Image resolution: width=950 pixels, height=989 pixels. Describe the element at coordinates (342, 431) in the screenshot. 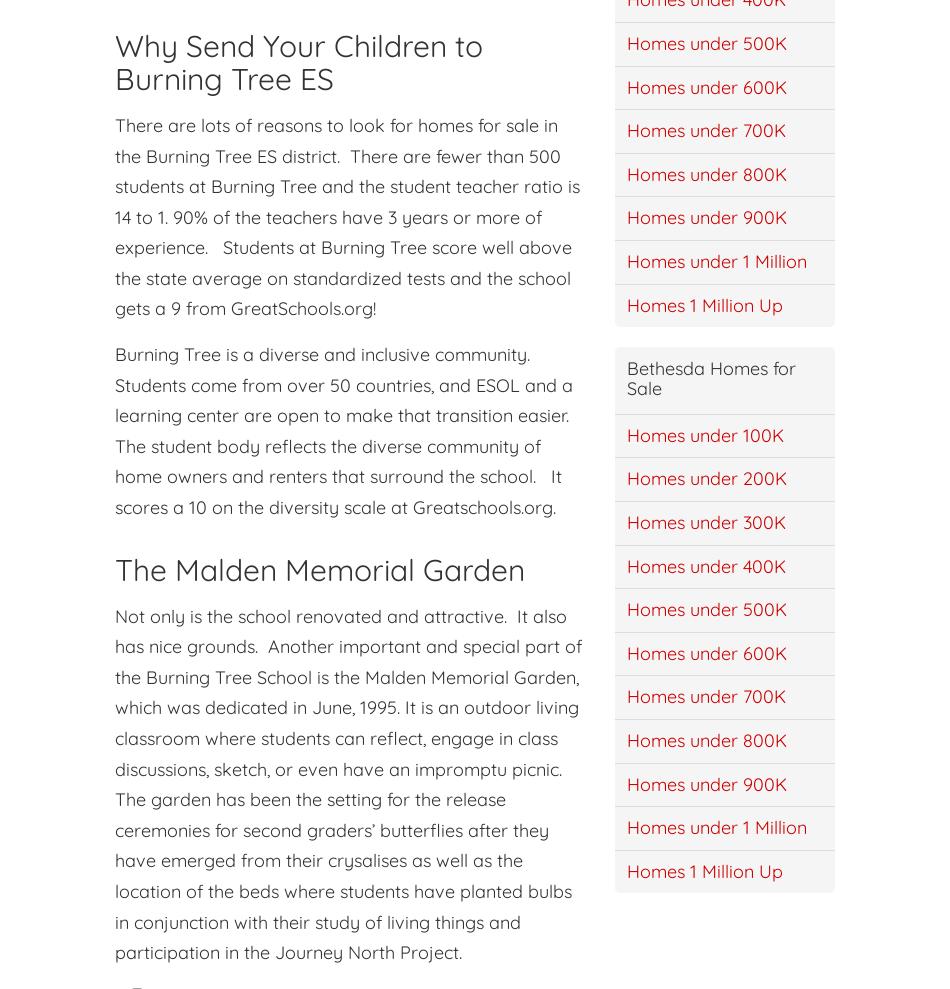

I see `'Burning Tree is a diverse and inclusive community. Students come from over 50 countries, and ESOL and a learning center are open to make that transition easier. The student body reflects the diverse community of home owners and renters that surround the school.   It scores a 10 on the diversity scale at Greatschools.org.'` at that location.